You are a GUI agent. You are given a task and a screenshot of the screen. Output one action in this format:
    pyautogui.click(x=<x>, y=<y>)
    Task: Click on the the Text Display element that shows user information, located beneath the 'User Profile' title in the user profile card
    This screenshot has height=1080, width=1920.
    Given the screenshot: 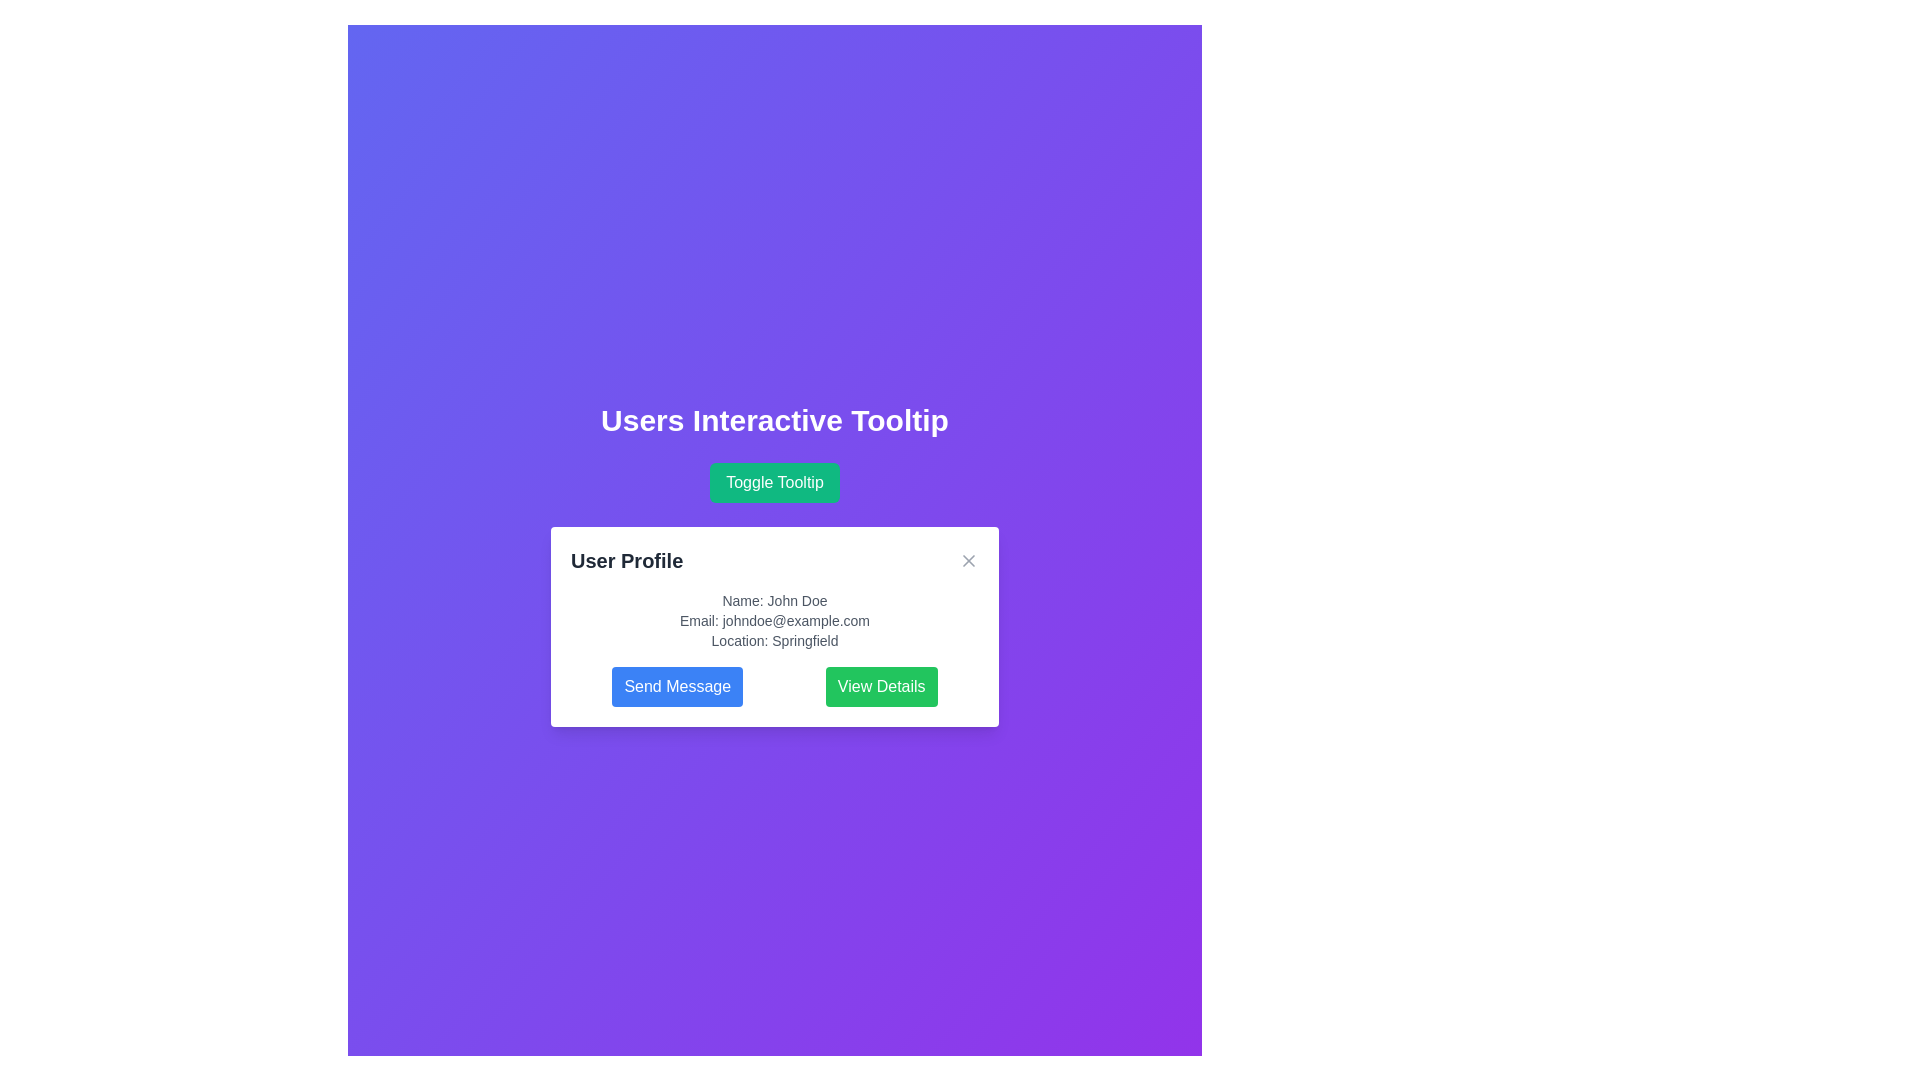 What is the action you would take?
    pyautogui.click(x=773, y=620)
    